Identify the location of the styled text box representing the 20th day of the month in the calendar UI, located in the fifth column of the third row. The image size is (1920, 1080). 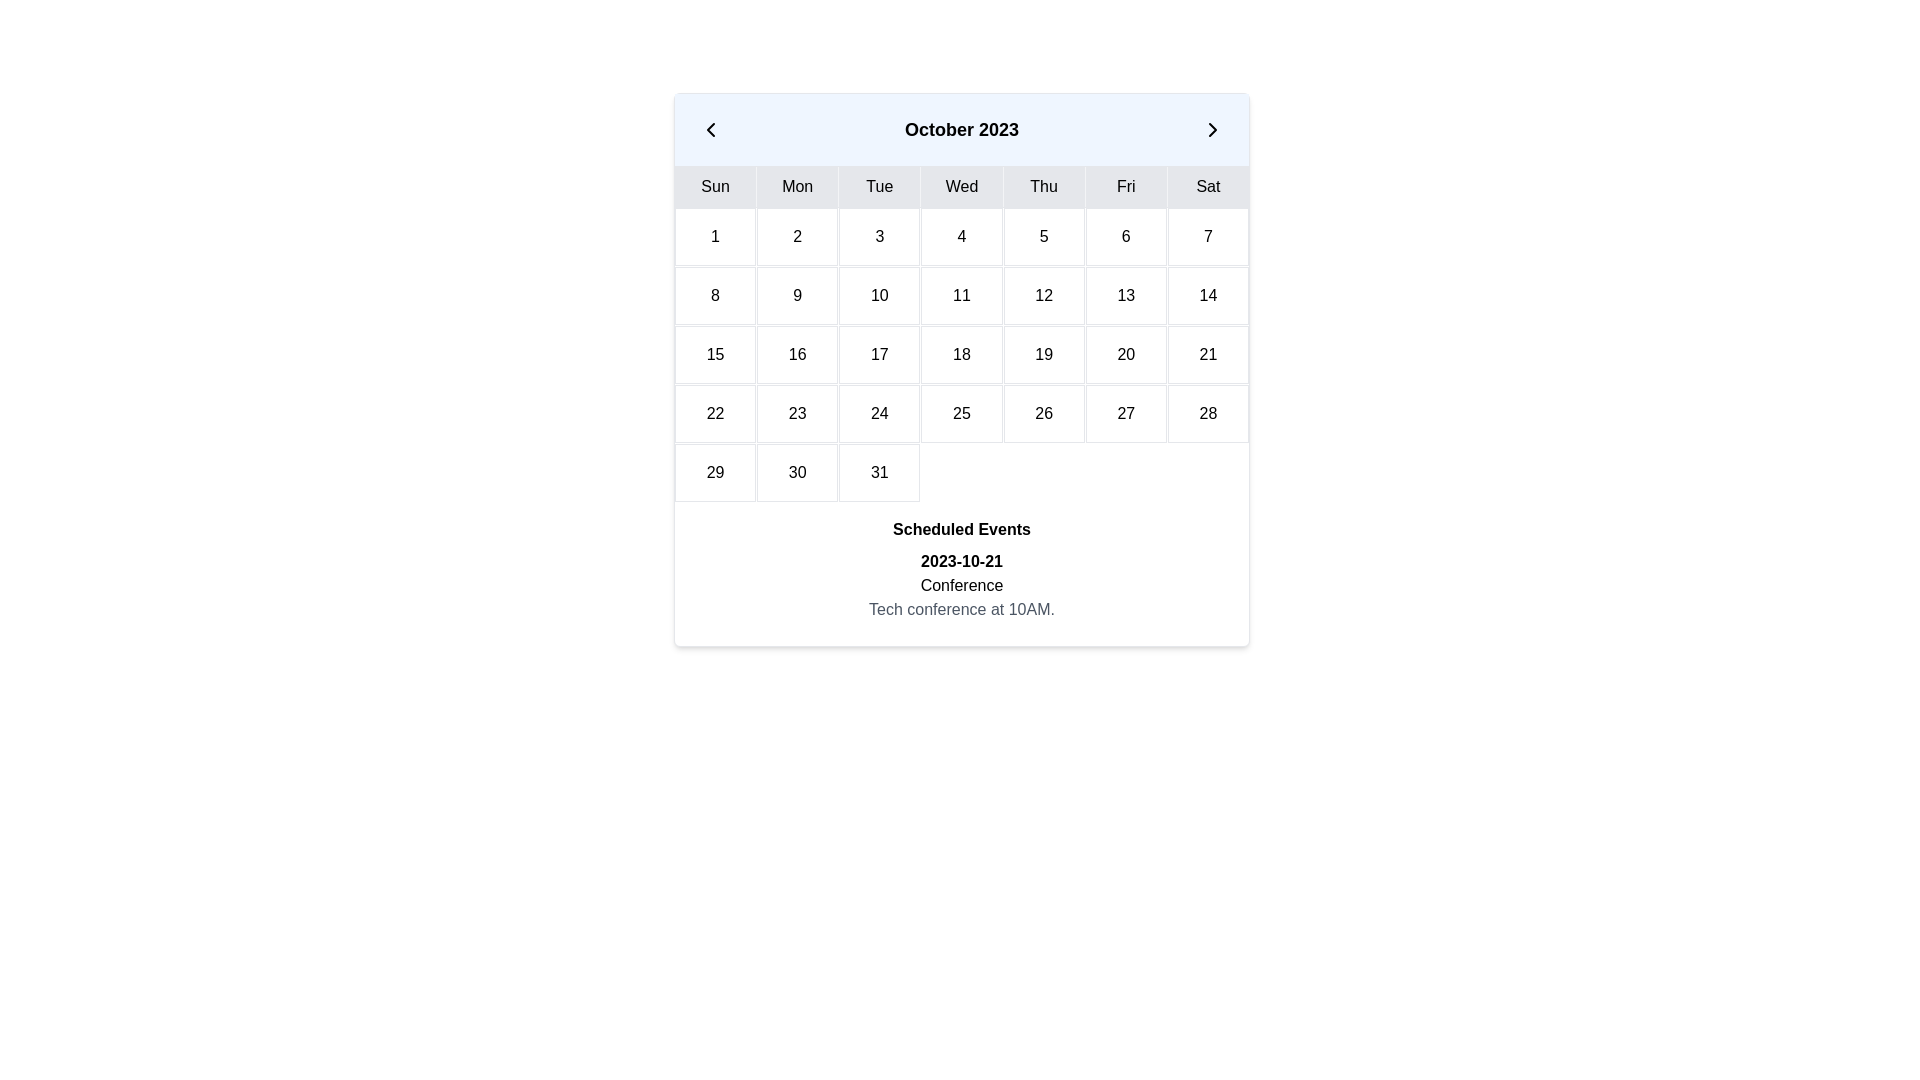
(1126, 353).